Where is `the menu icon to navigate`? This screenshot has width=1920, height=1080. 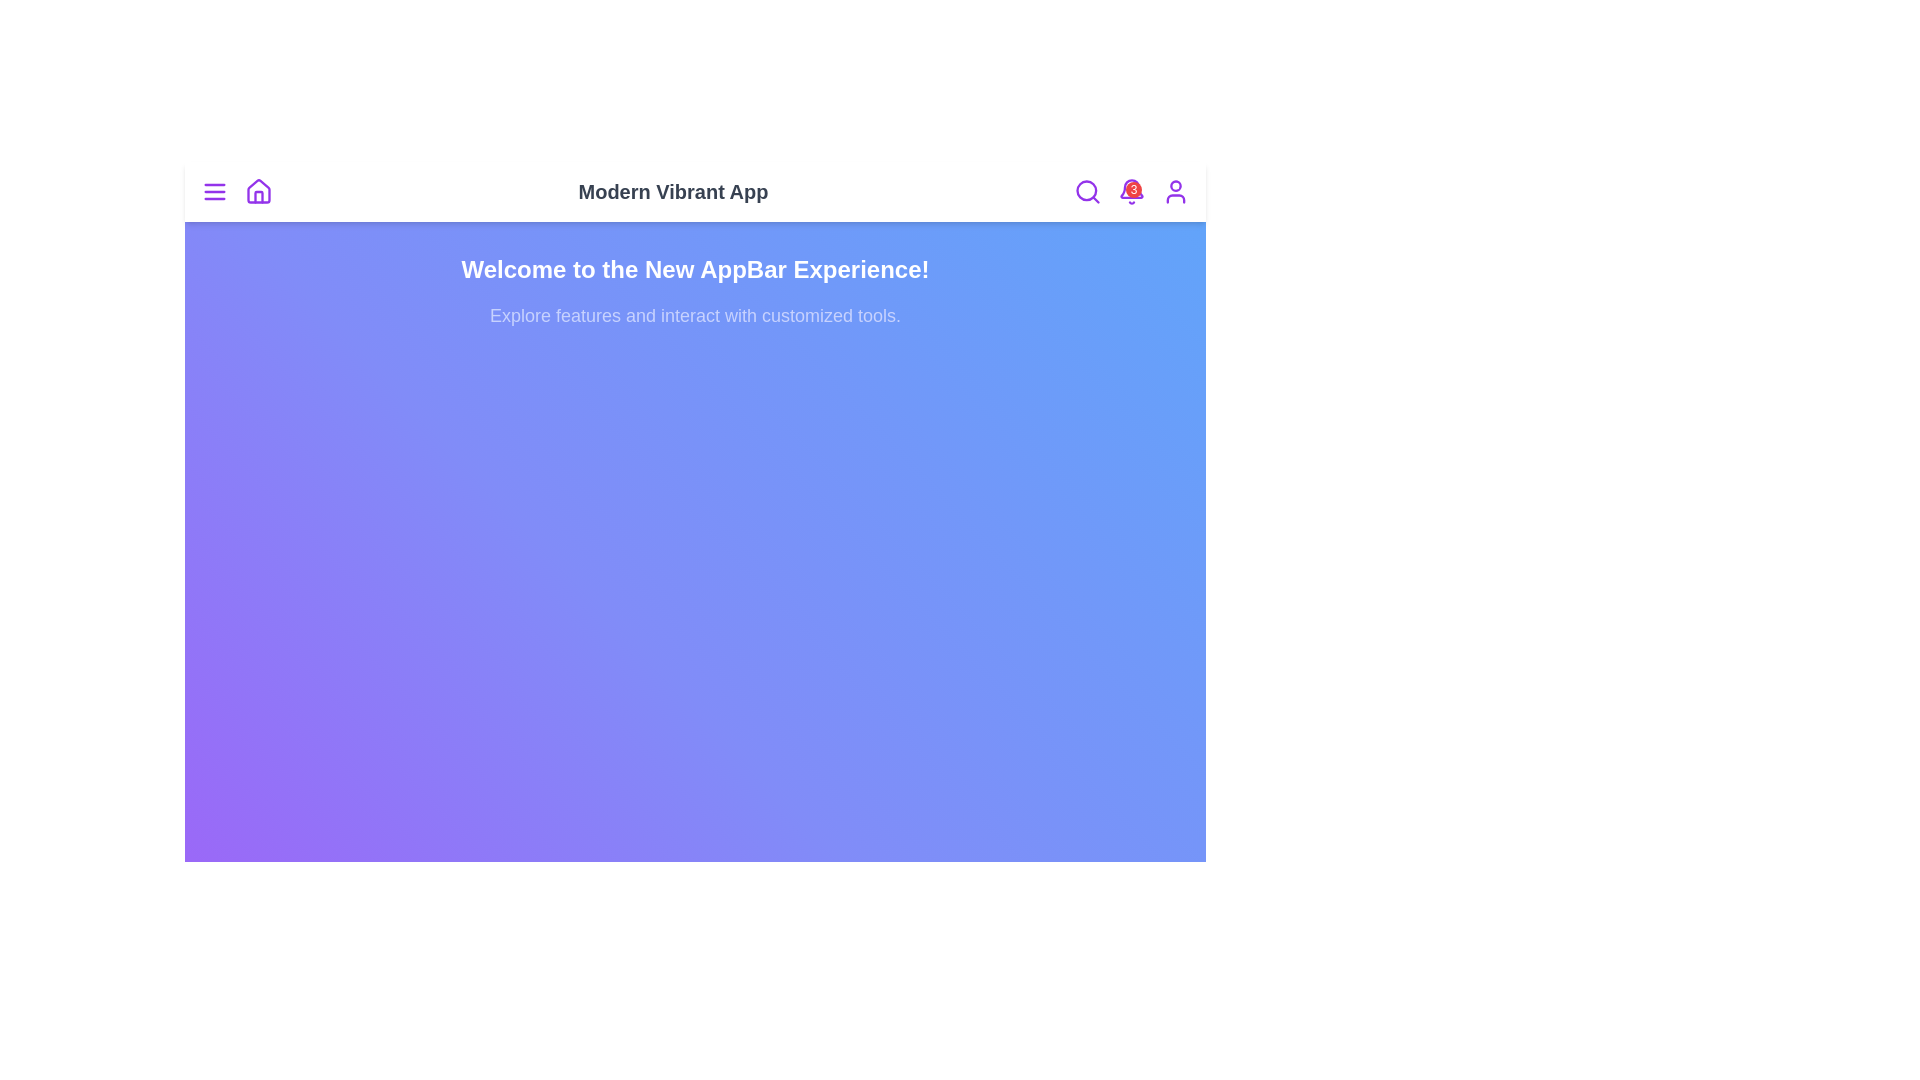
the menu icon to navigate is located at coordinates (215, 192).